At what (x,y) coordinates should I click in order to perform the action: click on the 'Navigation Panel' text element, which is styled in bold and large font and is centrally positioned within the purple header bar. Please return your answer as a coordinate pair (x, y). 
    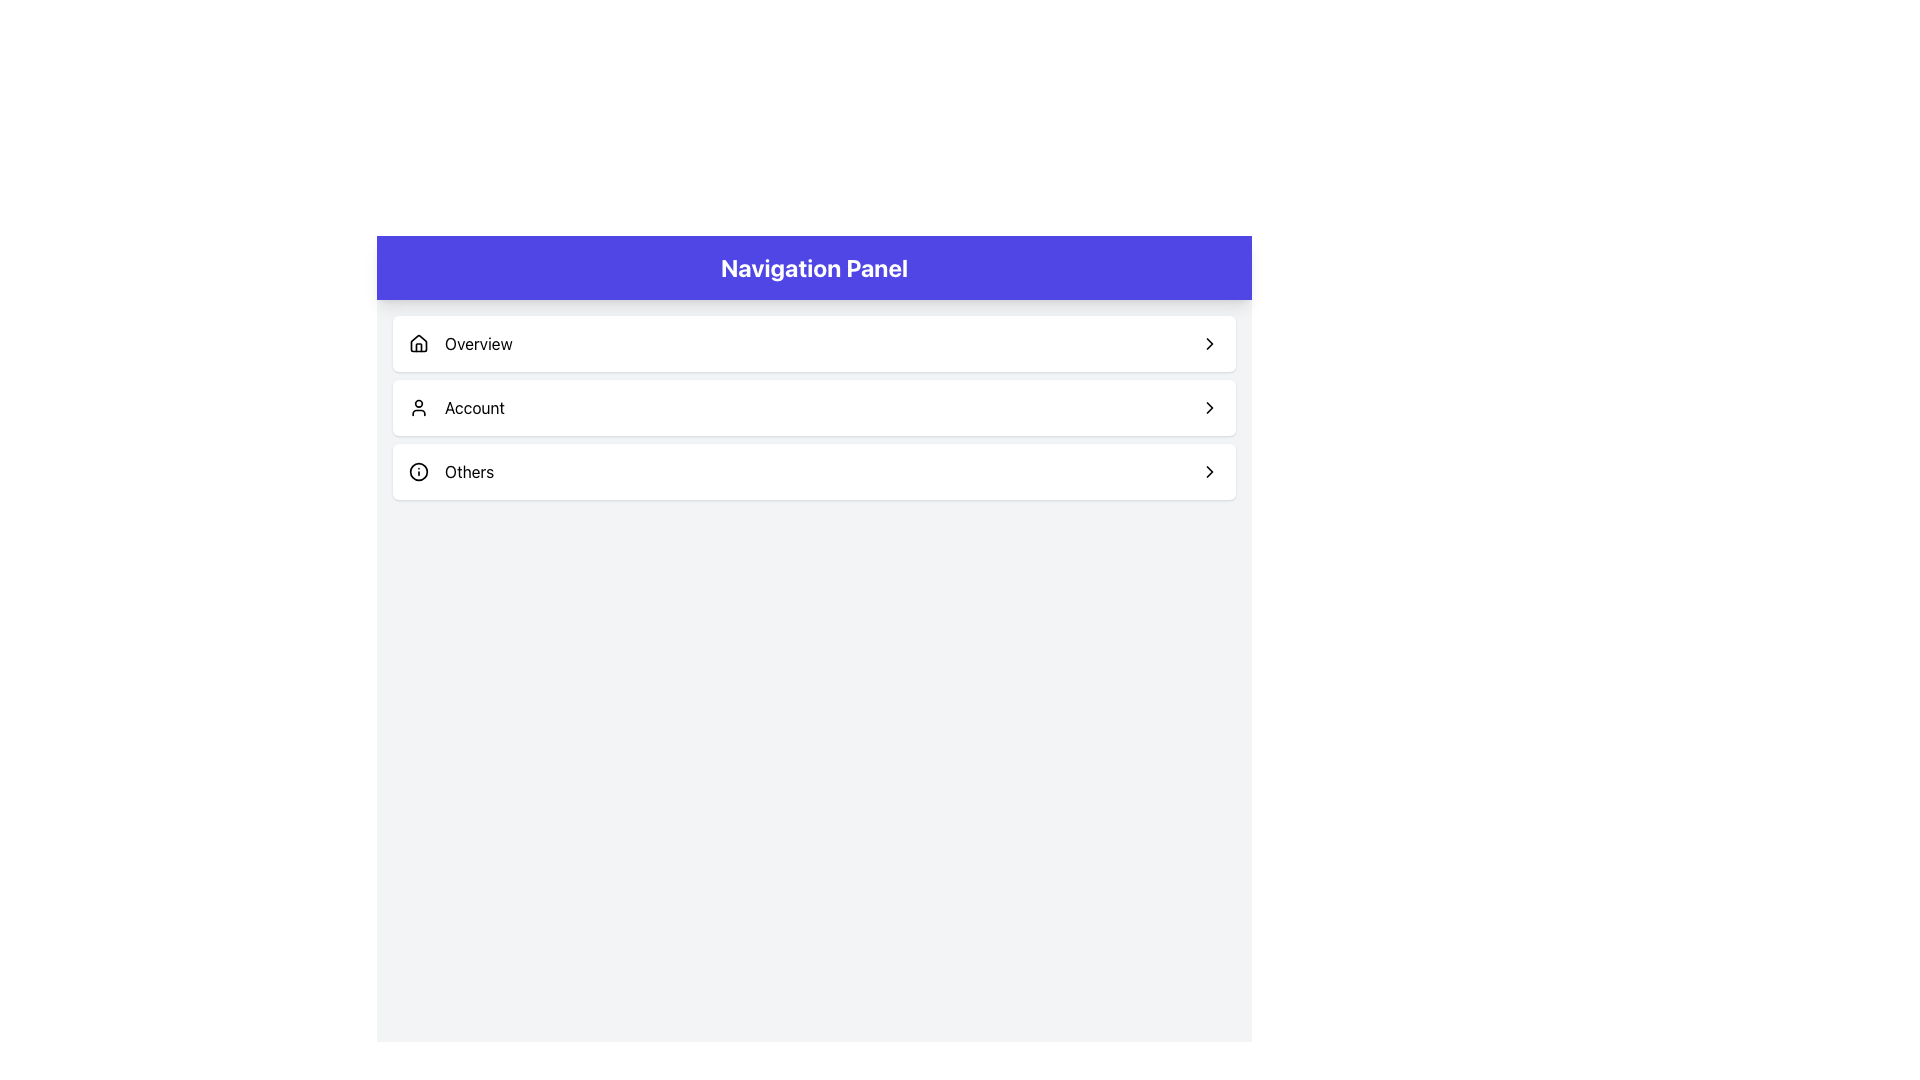
    Looking at the image, I should click on (814, 266).